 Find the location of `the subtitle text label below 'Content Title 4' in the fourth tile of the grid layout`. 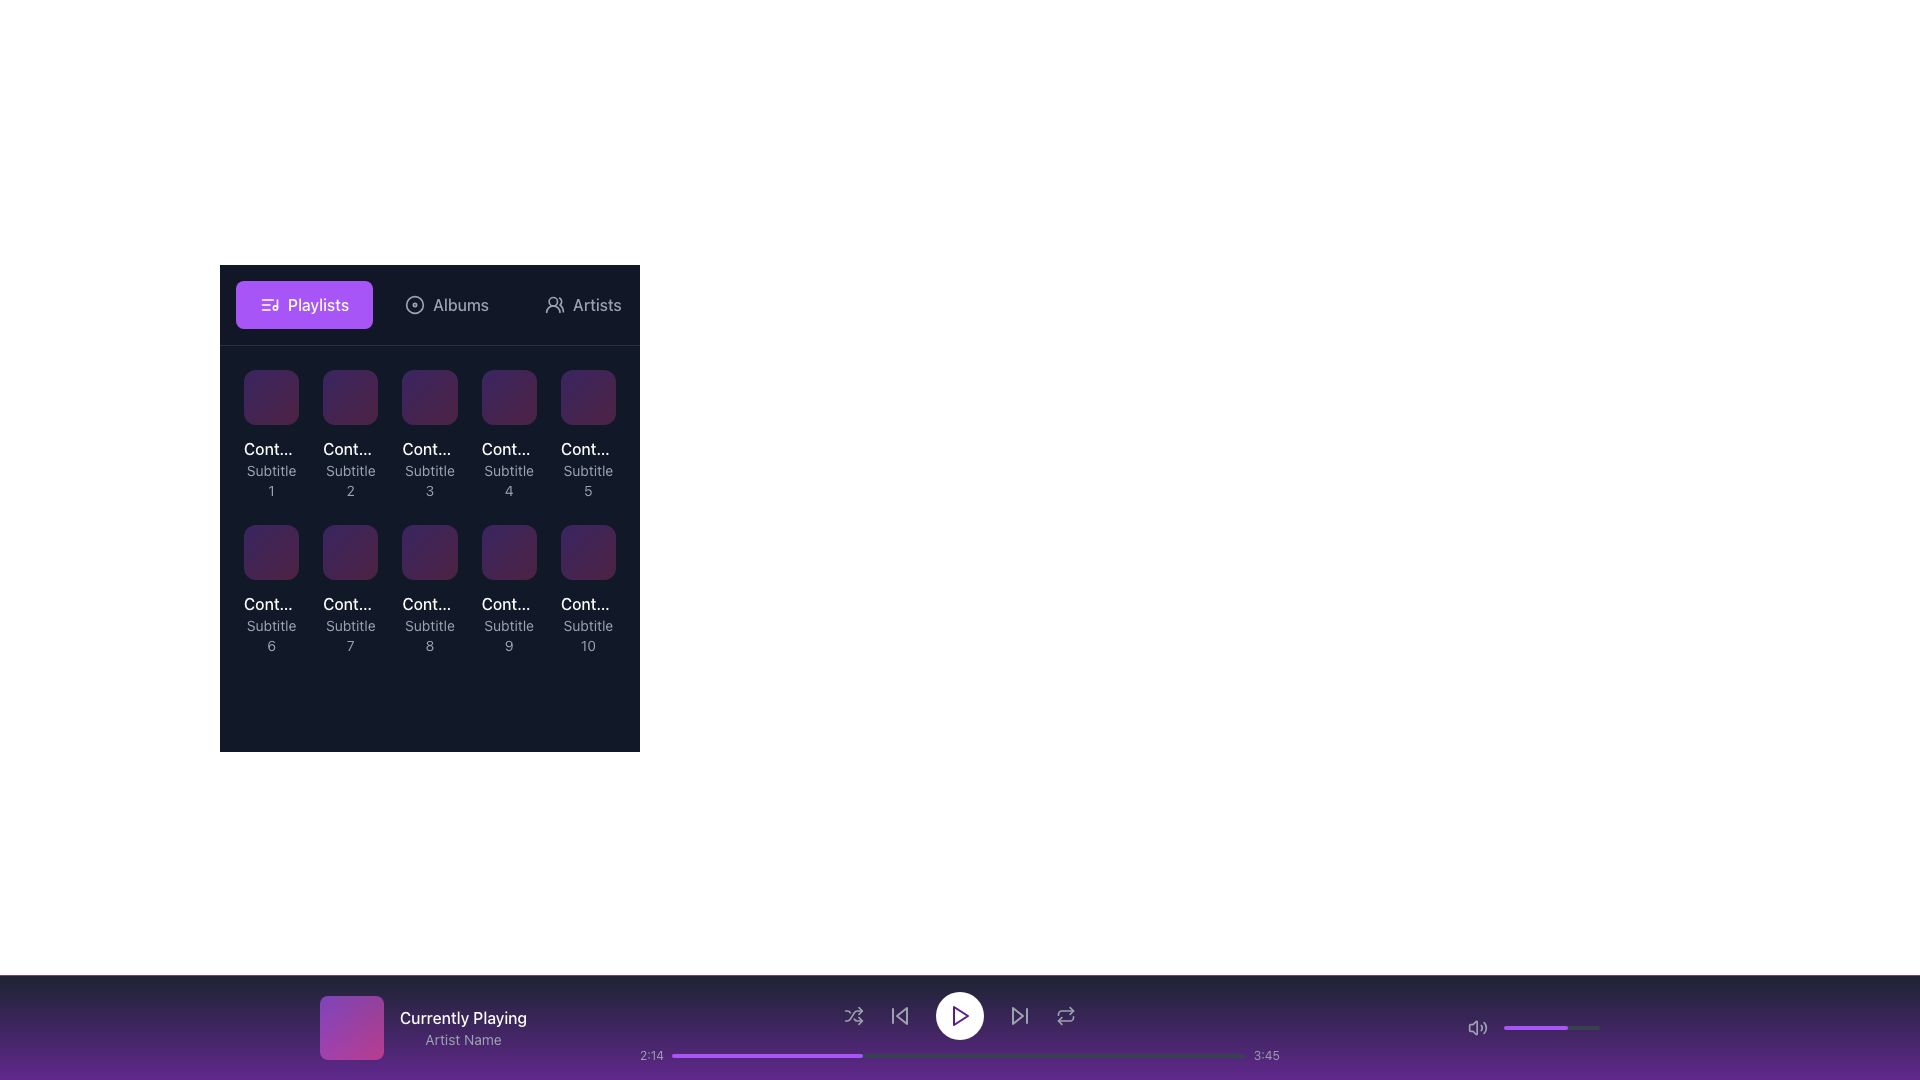

the subtitle text label below 'Content Title 4' in the fourth tile of the grid layout is located at coordinates (509, 481).